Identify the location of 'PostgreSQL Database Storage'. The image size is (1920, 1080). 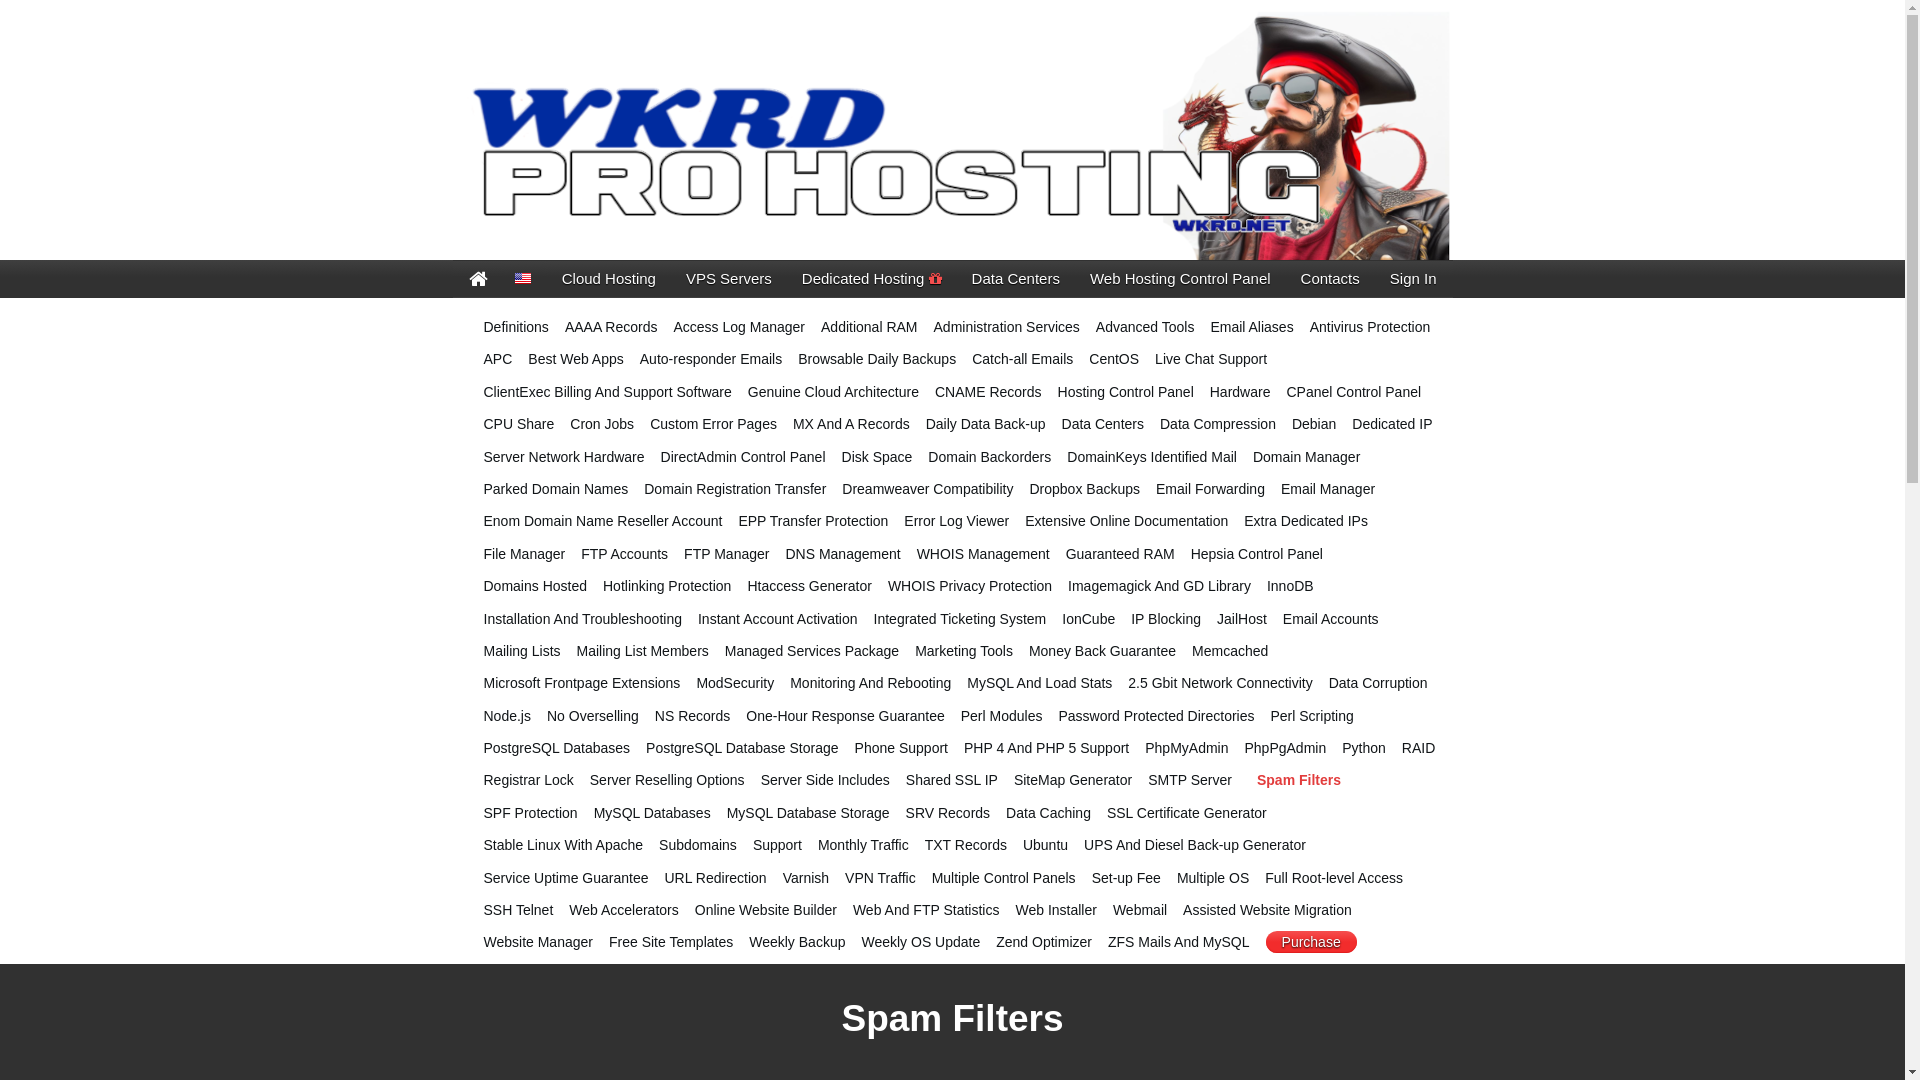
(741, 748).